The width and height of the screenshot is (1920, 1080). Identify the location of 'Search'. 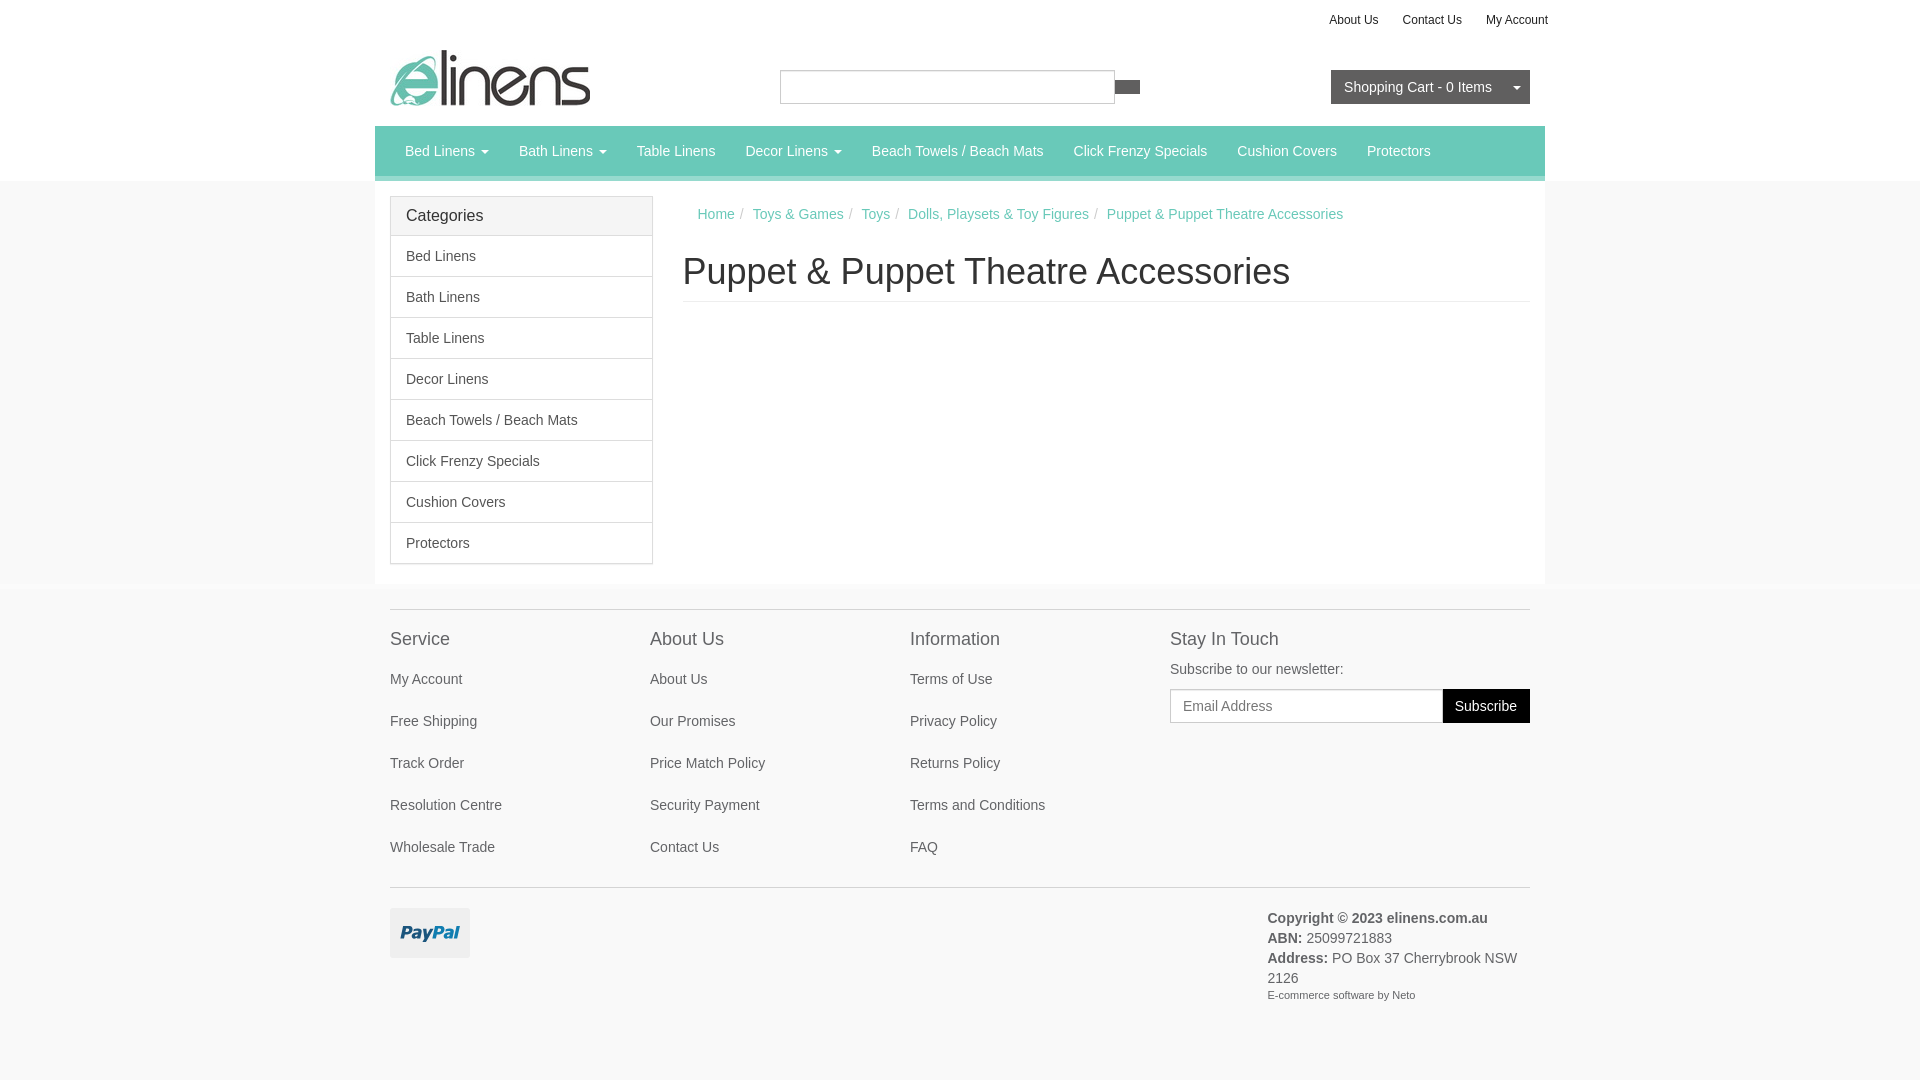
(1112, 86).